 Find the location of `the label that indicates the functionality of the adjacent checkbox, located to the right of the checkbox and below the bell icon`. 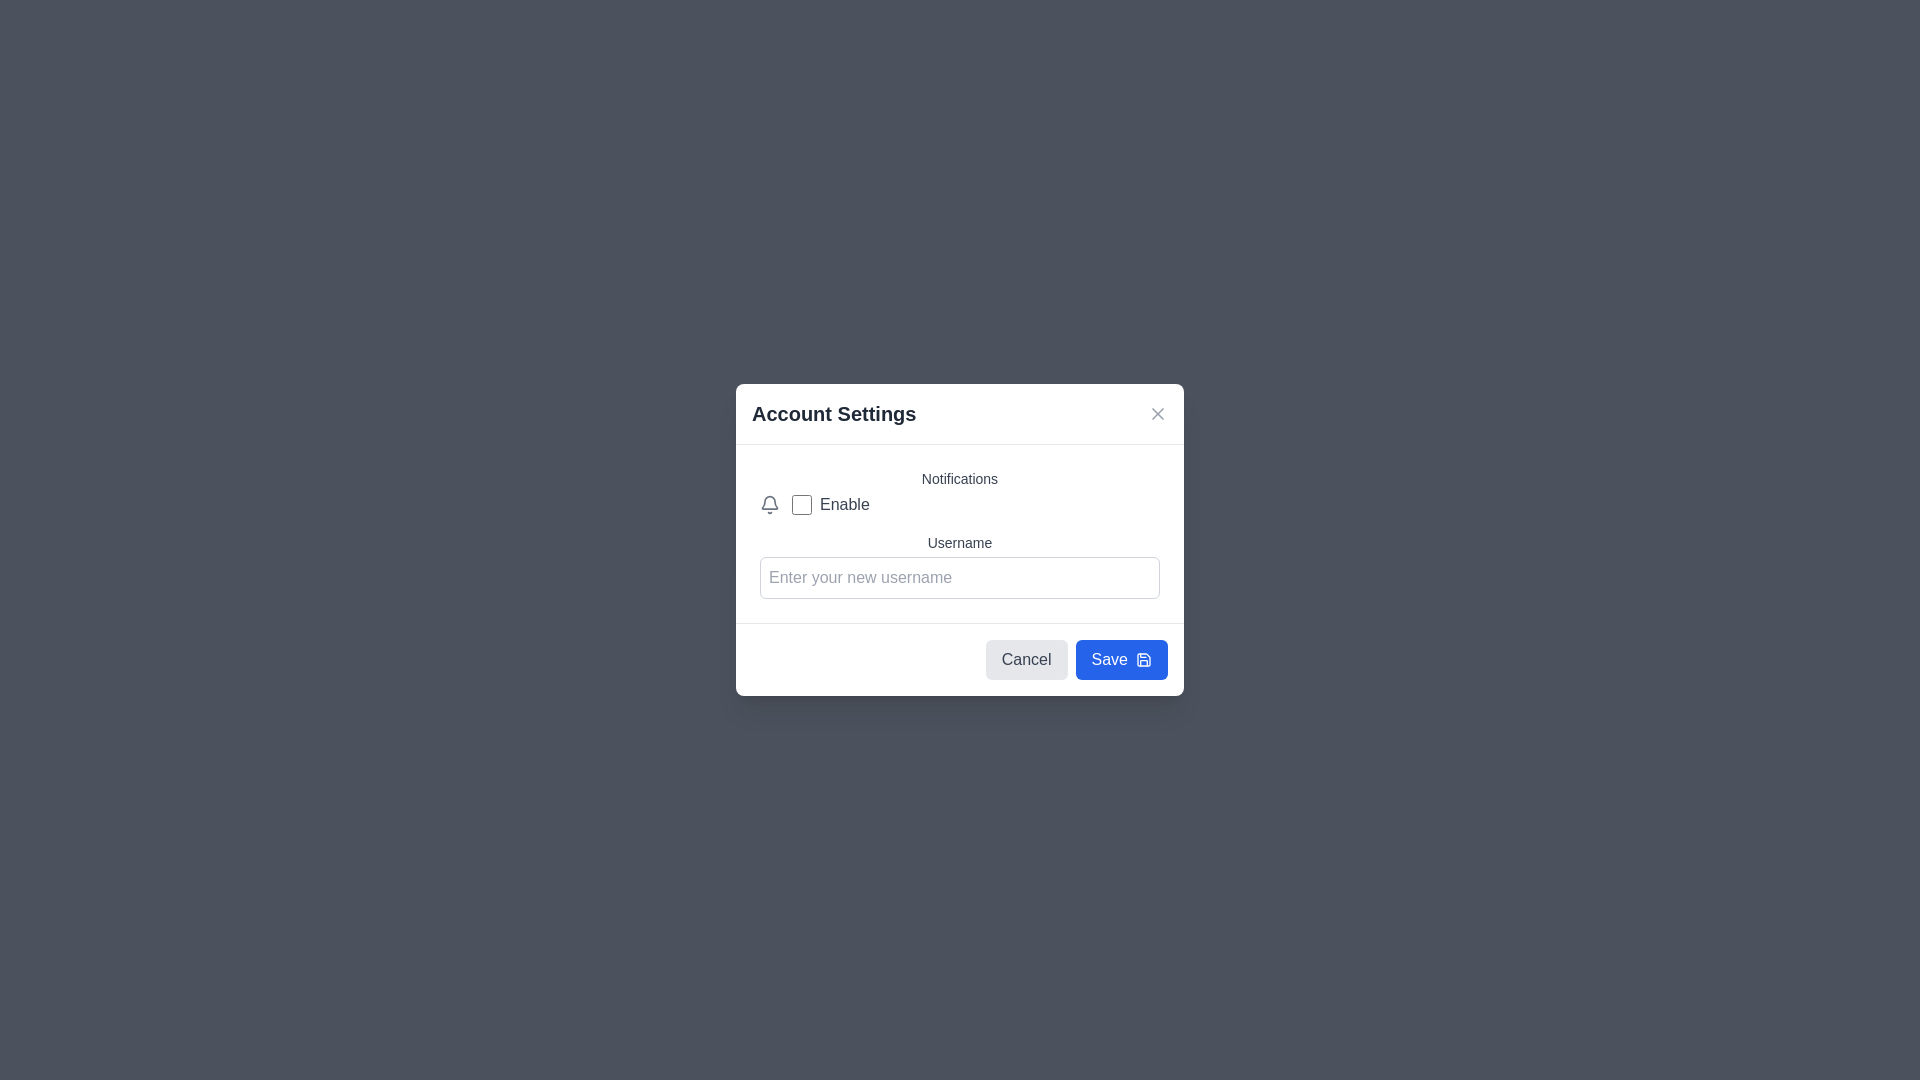

the label that indicates the functionality of the adjacent checkbox, located to the right of the checkbox and below the bell icon is located at coordinates (844, 504).